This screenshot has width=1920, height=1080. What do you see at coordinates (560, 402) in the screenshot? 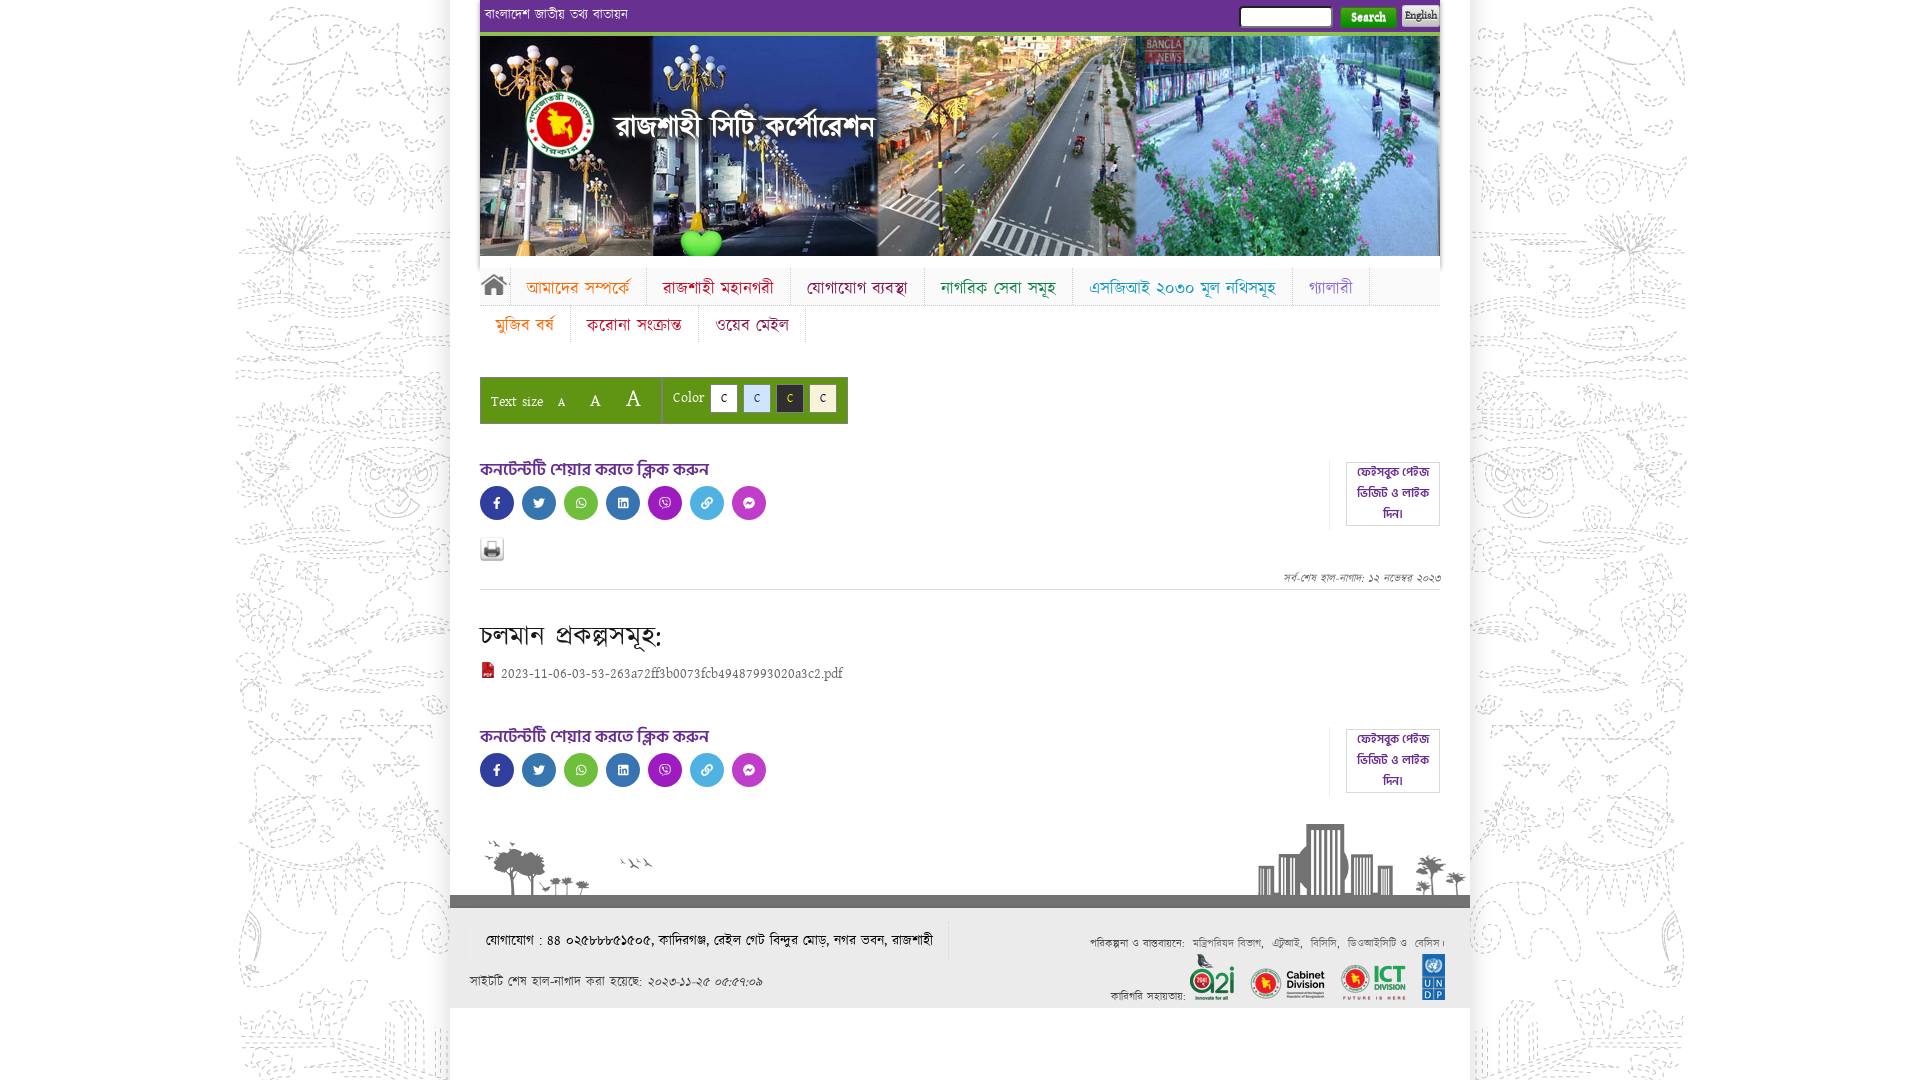
I see `'A'` at bounding box center [560, 402].